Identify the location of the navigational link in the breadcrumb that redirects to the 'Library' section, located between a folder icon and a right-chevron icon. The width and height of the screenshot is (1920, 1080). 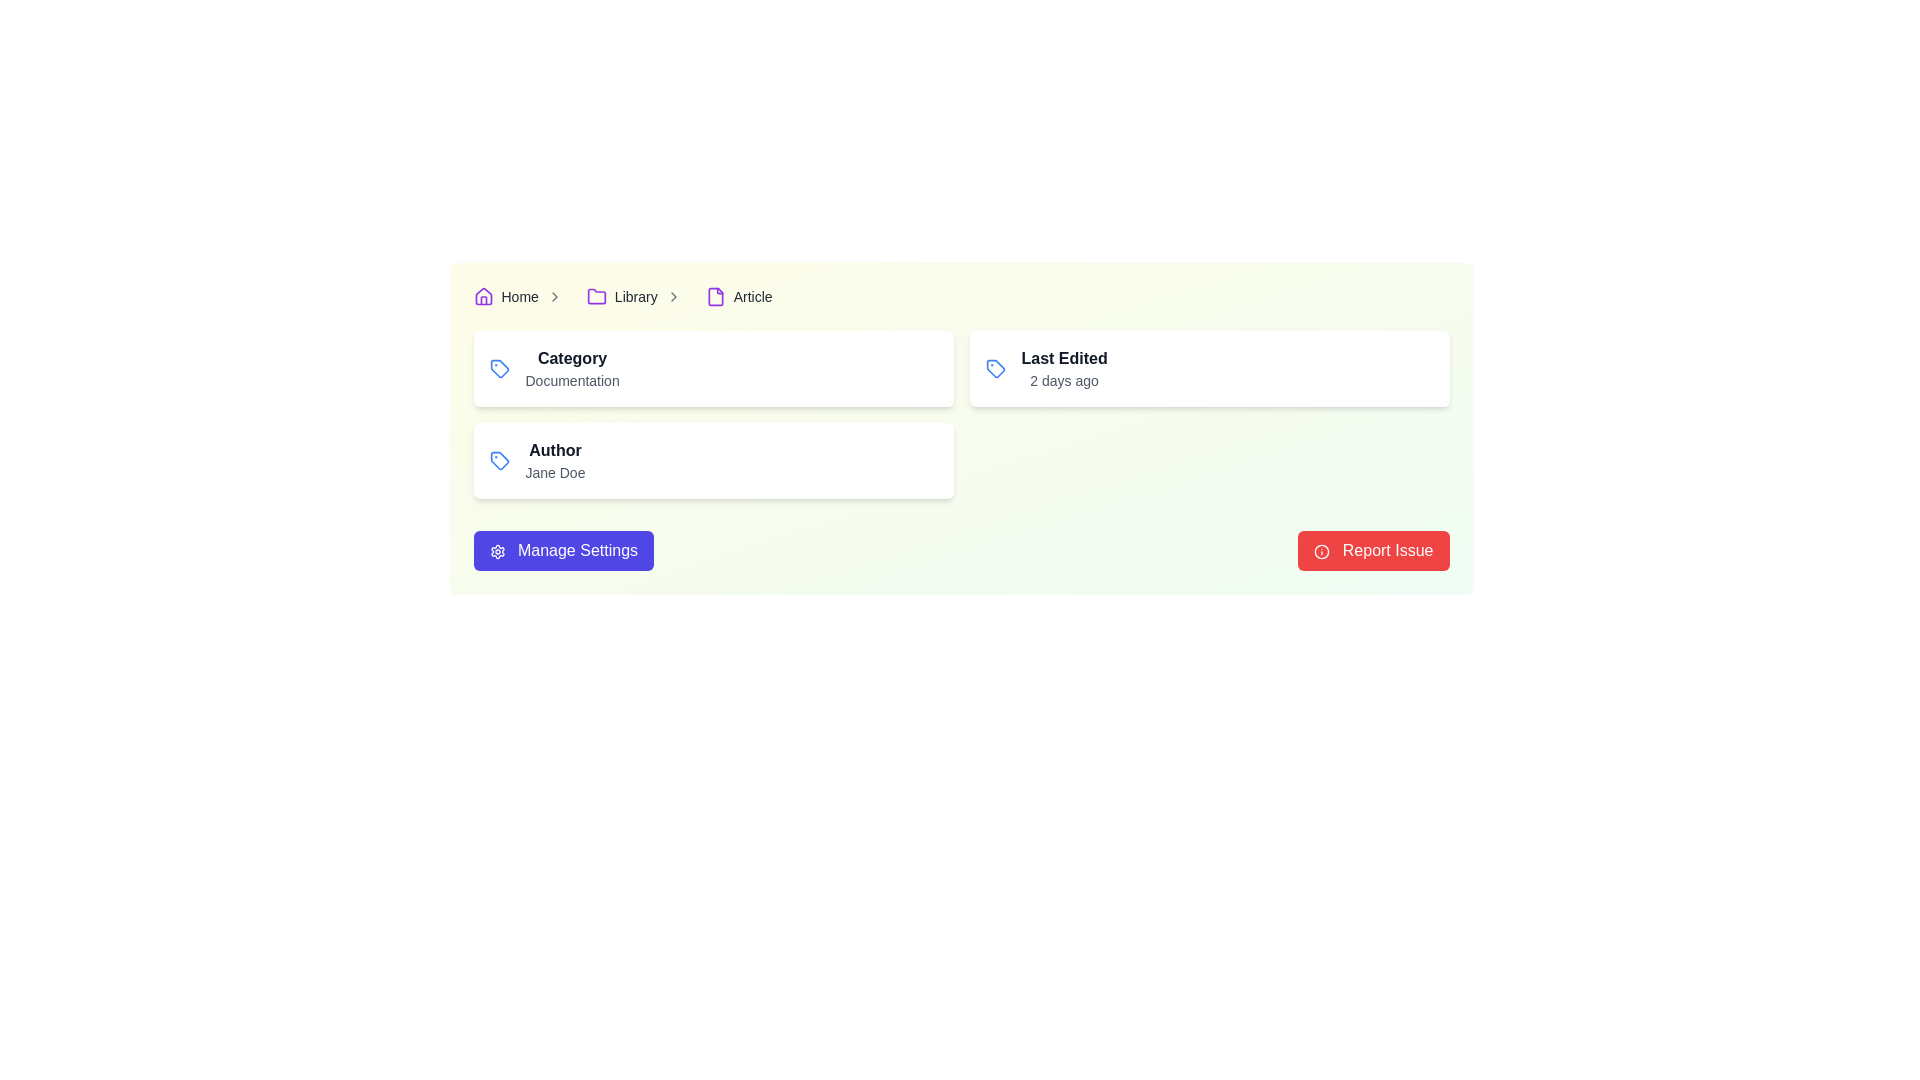
(634, 297).